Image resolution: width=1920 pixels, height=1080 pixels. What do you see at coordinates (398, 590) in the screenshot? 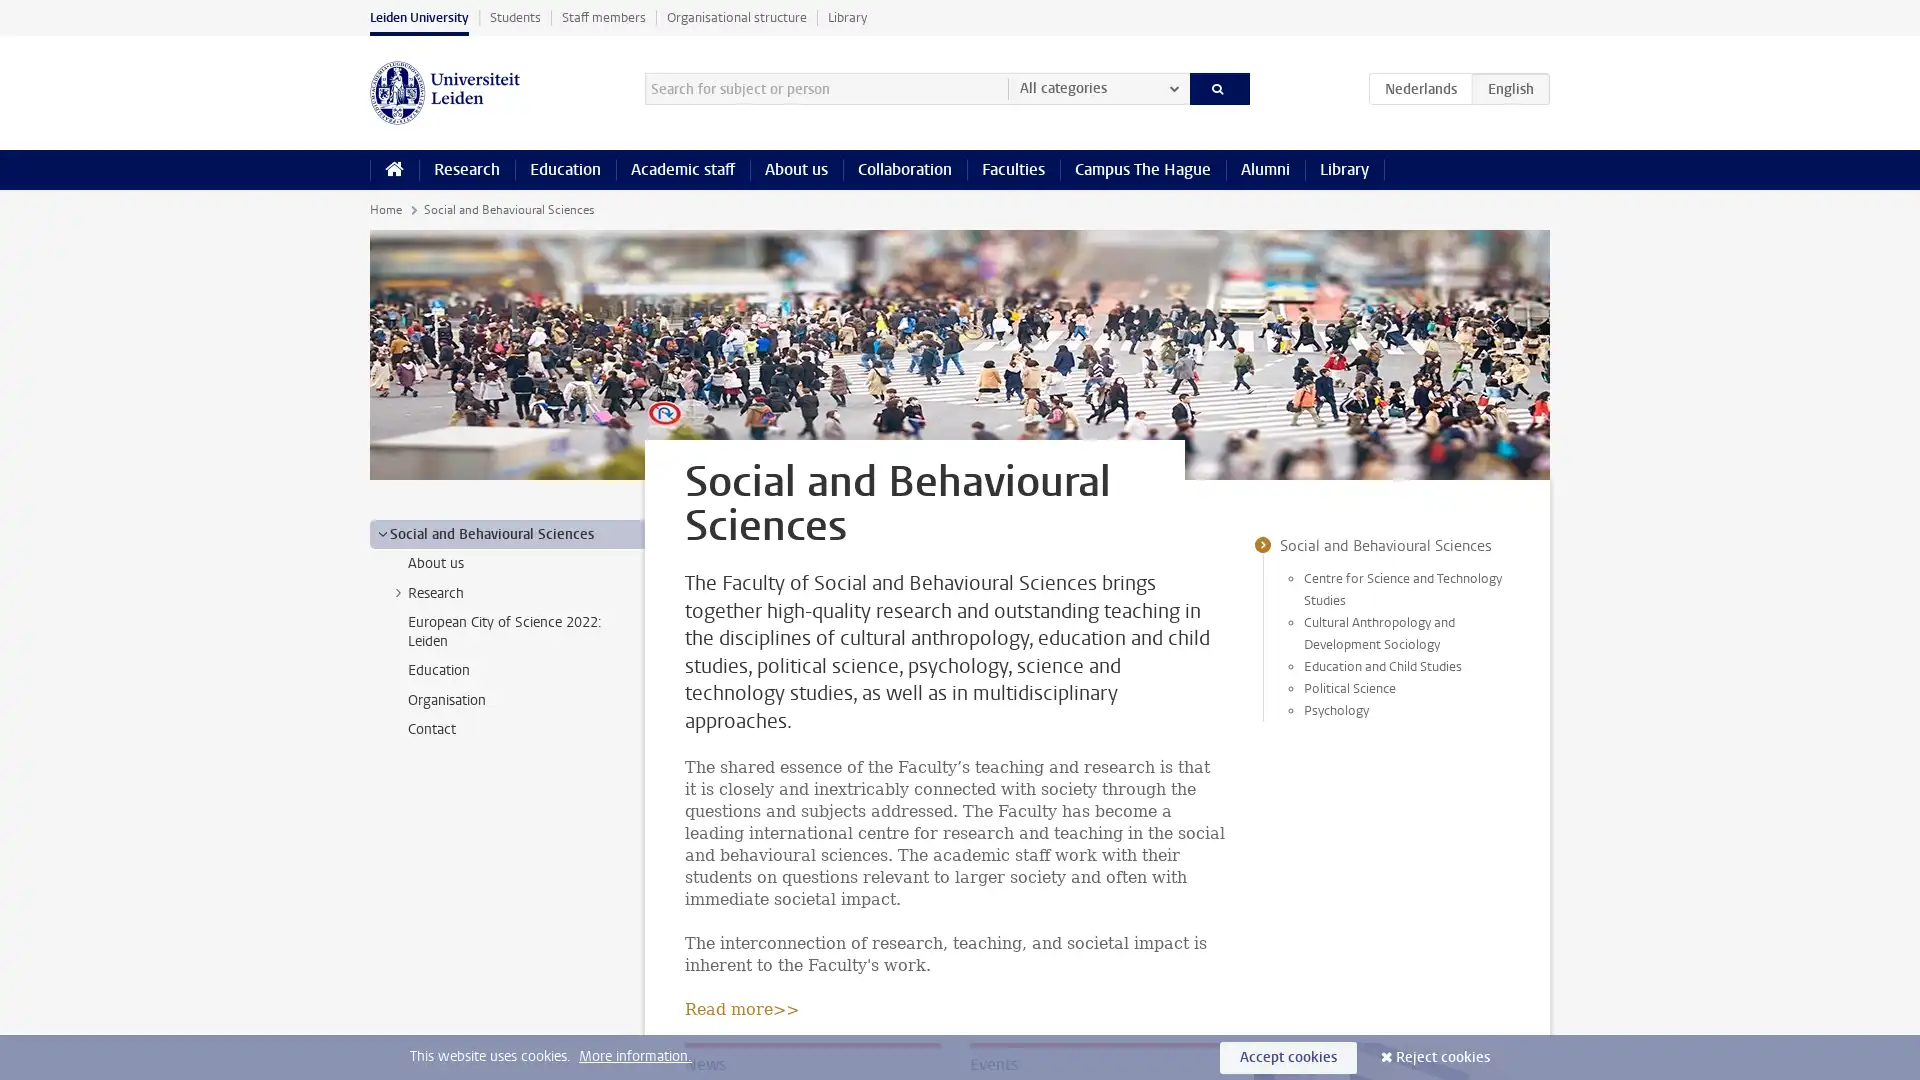
I see `>` at bounding box center [398, 590].